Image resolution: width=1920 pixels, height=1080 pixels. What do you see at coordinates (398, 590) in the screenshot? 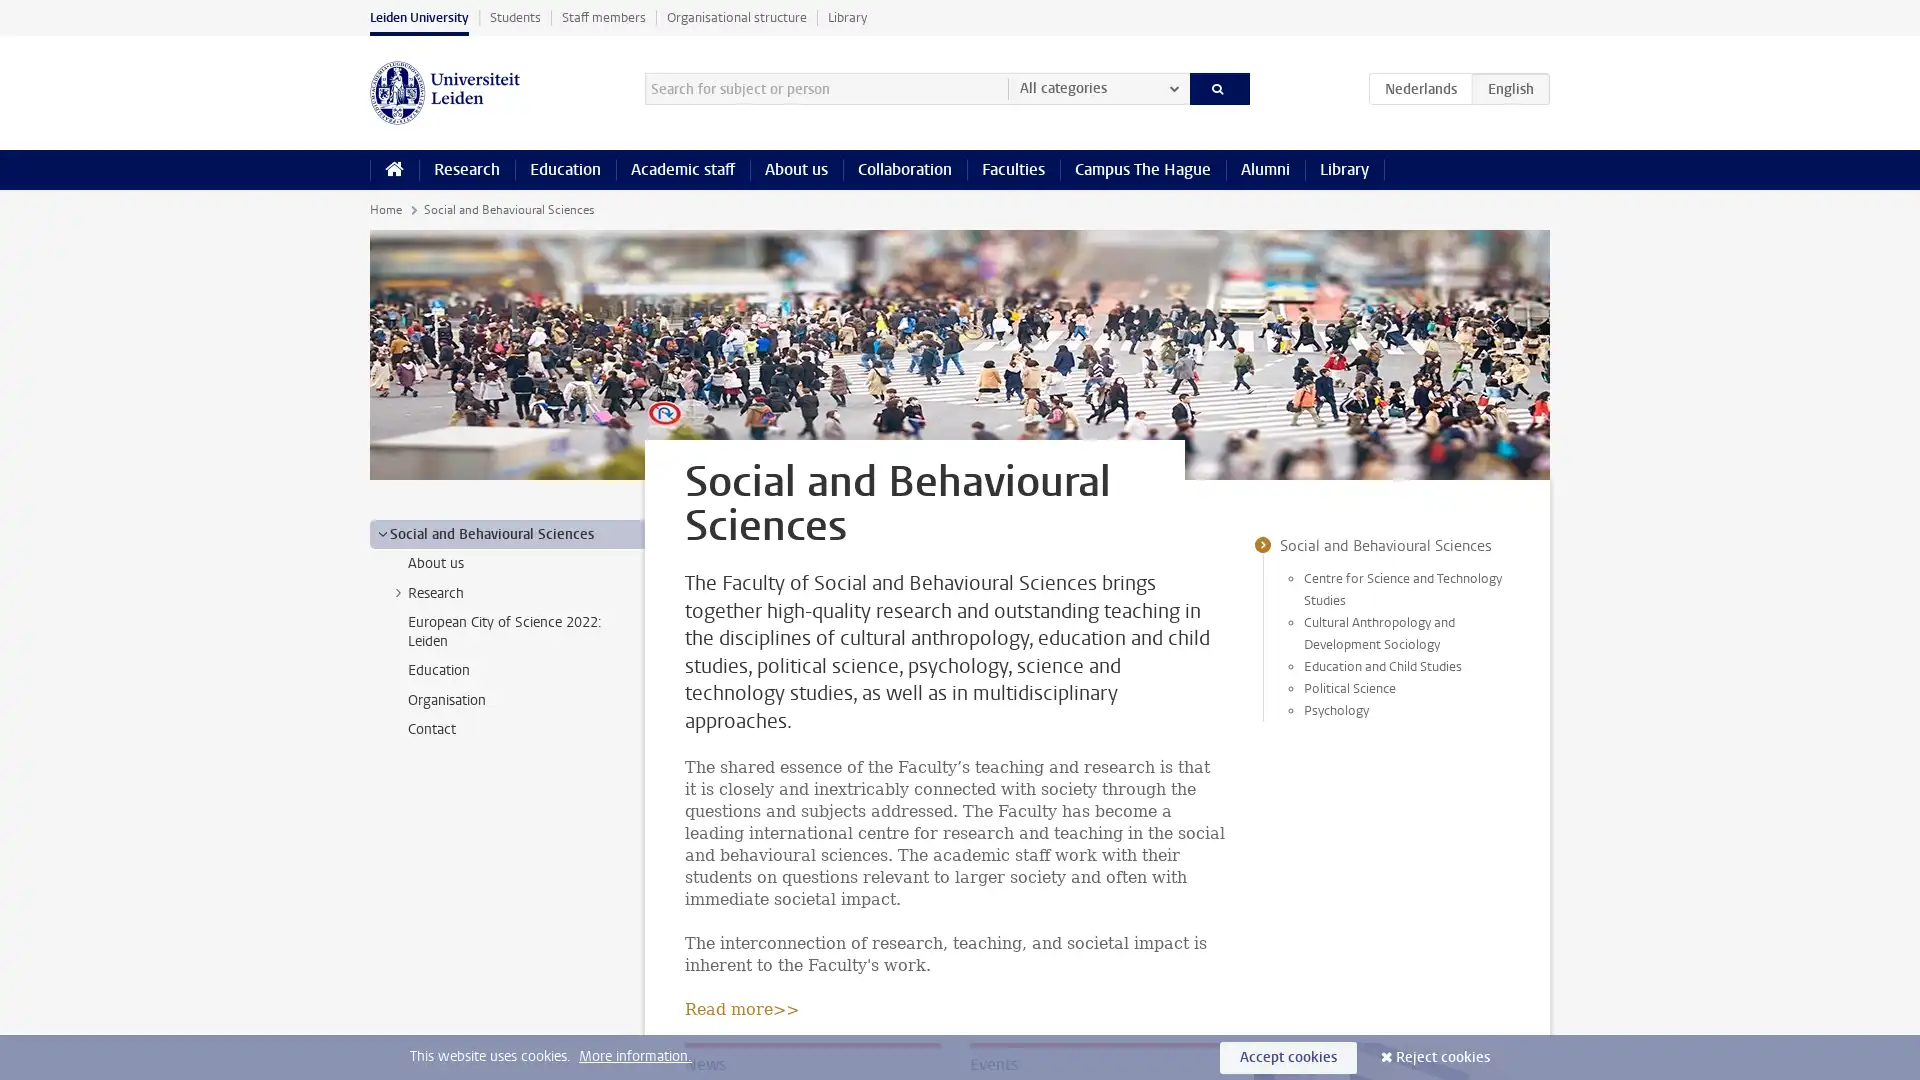
I see `>` at bounding box center [398, 590].